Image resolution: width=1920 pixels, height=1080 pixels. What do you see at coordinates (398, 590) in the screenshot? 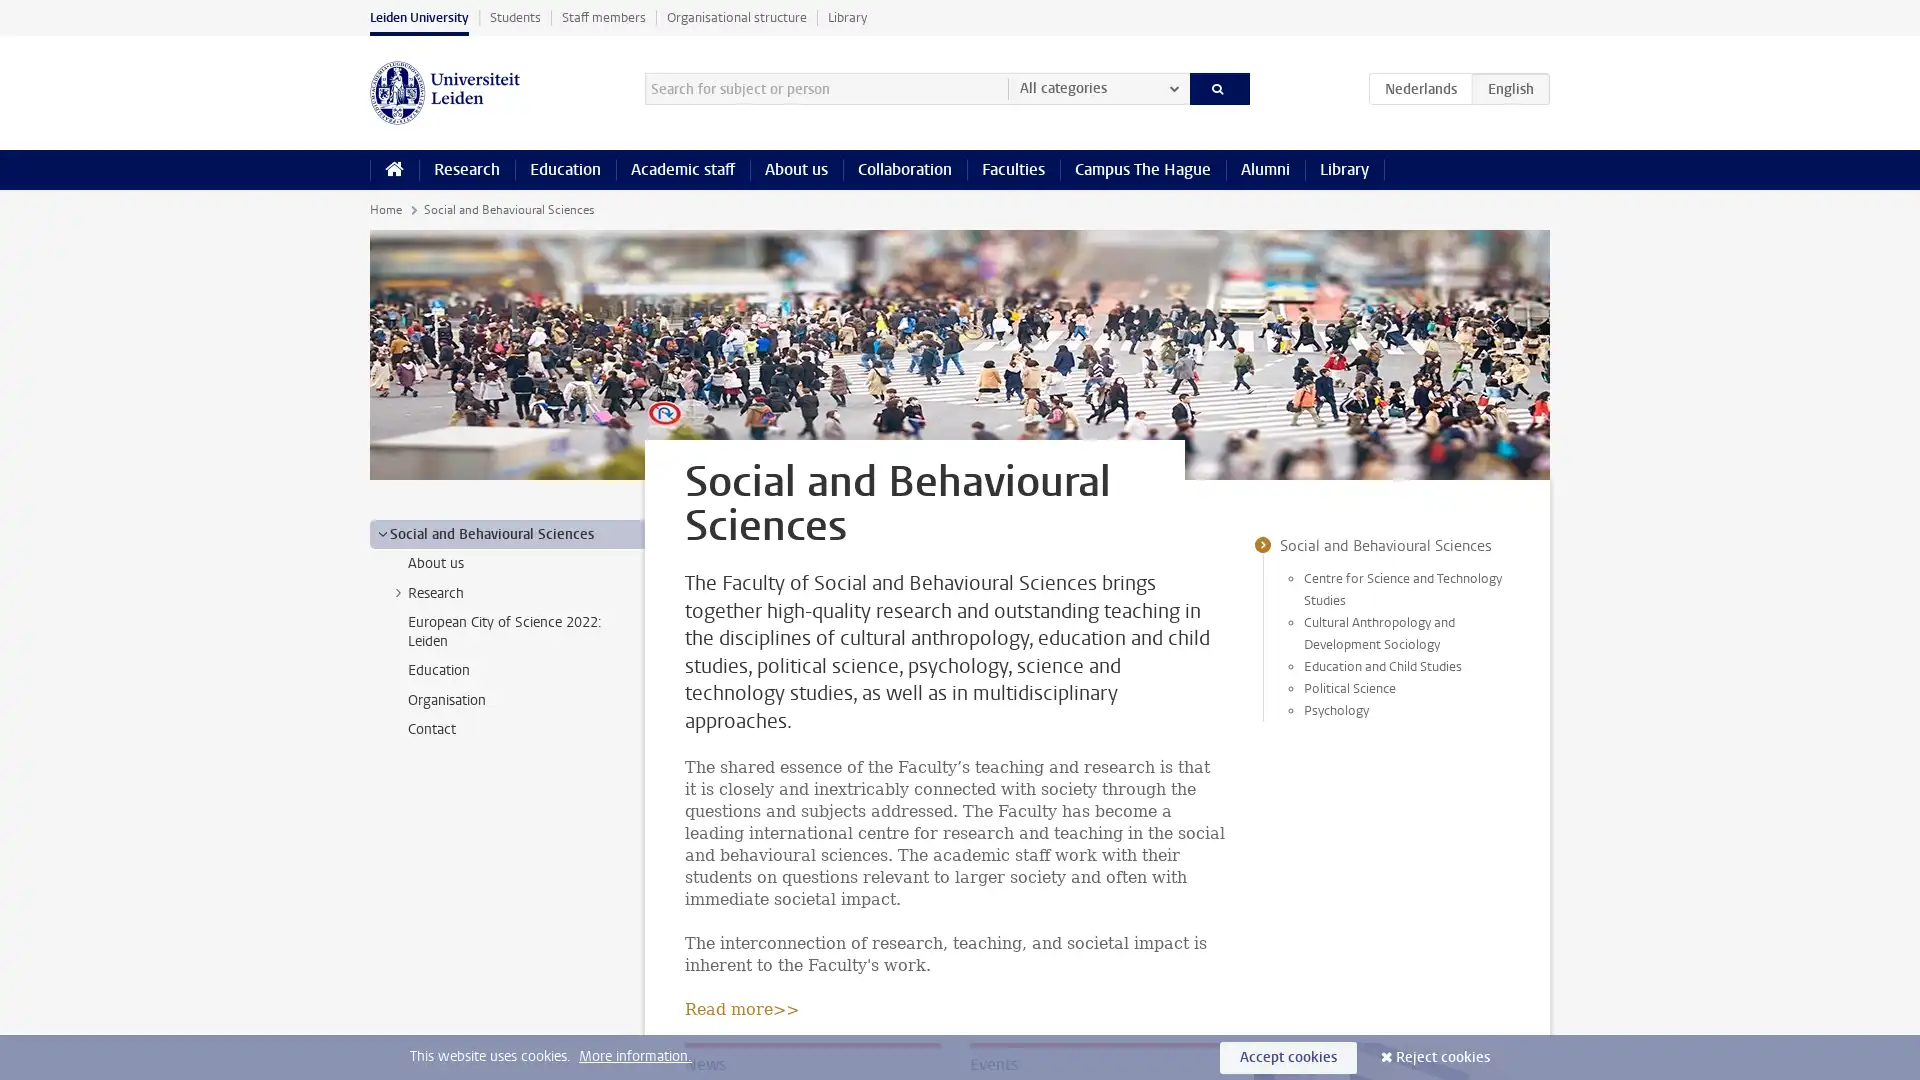
I see `>` at bounding box center [398, 590].